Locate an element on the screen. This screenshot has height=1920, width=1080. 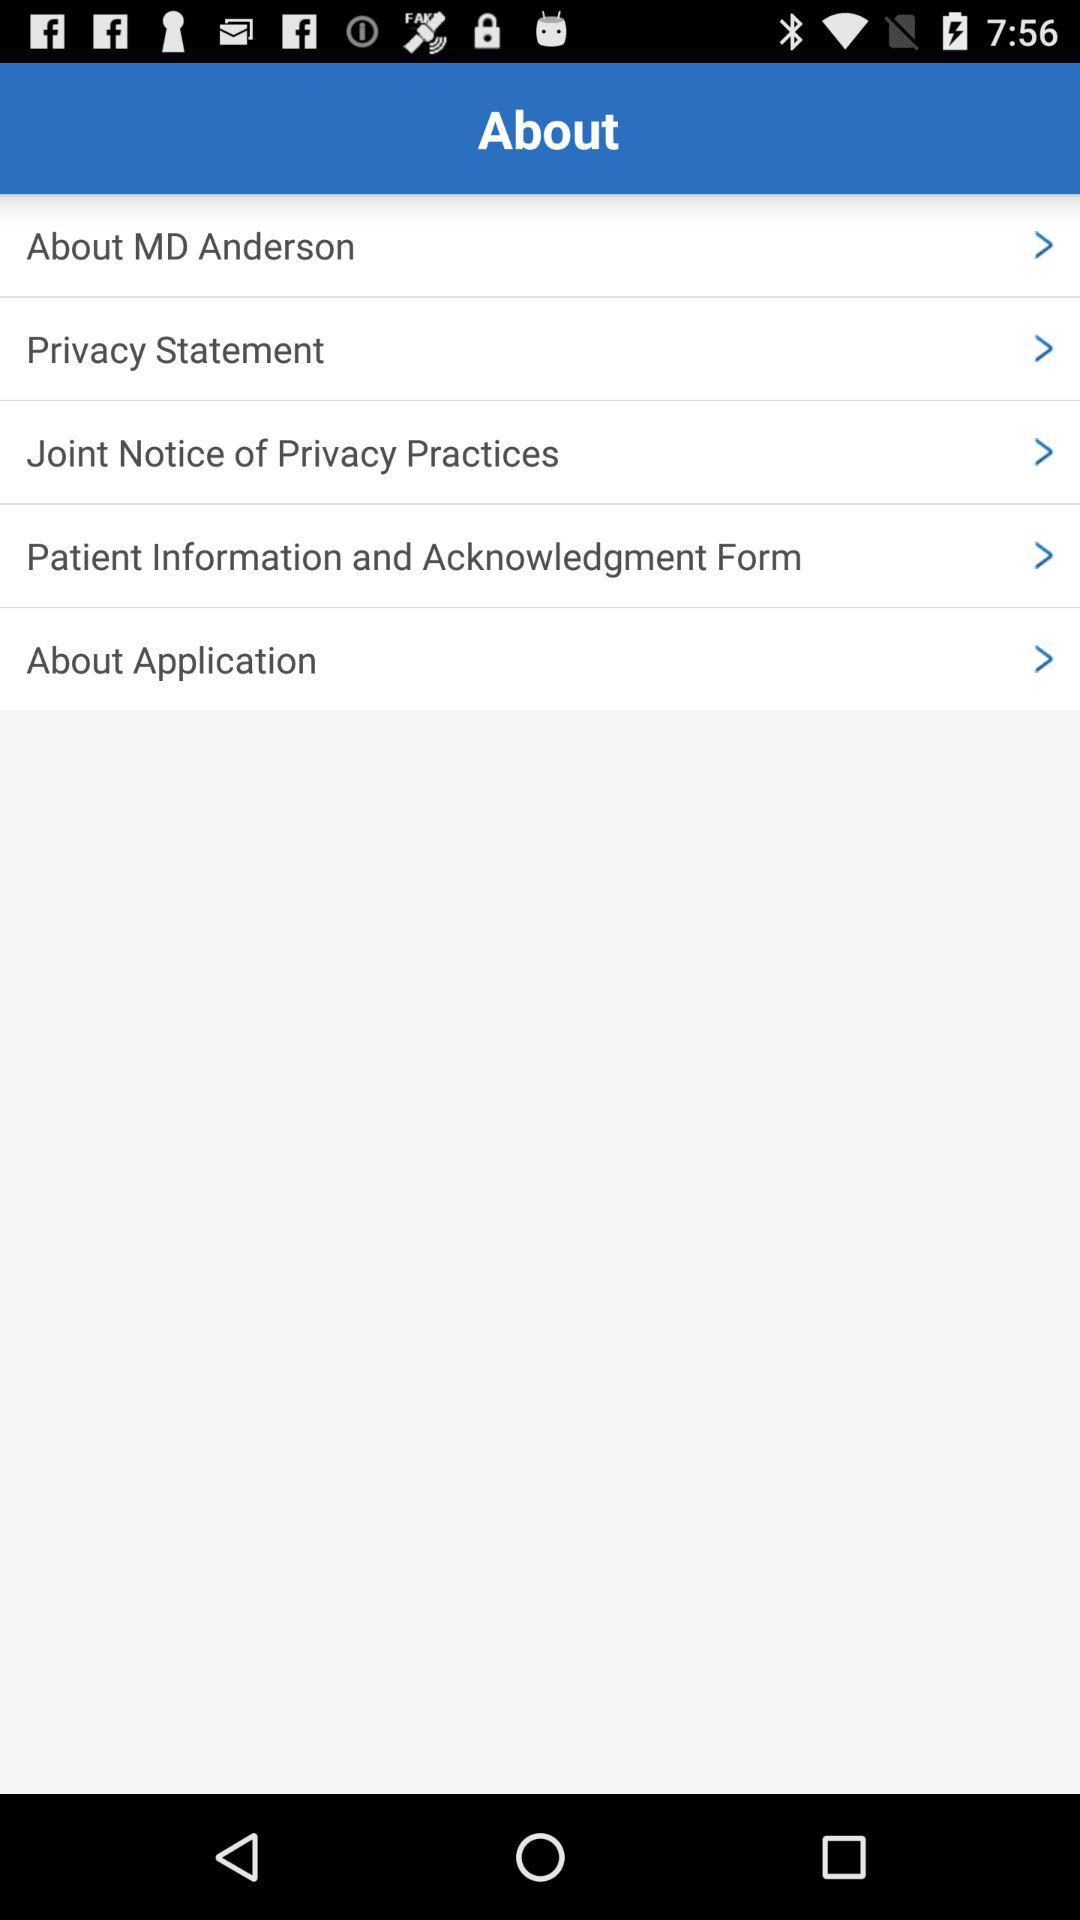
icon above the joint notice of item is located at coordinates (540, 348).